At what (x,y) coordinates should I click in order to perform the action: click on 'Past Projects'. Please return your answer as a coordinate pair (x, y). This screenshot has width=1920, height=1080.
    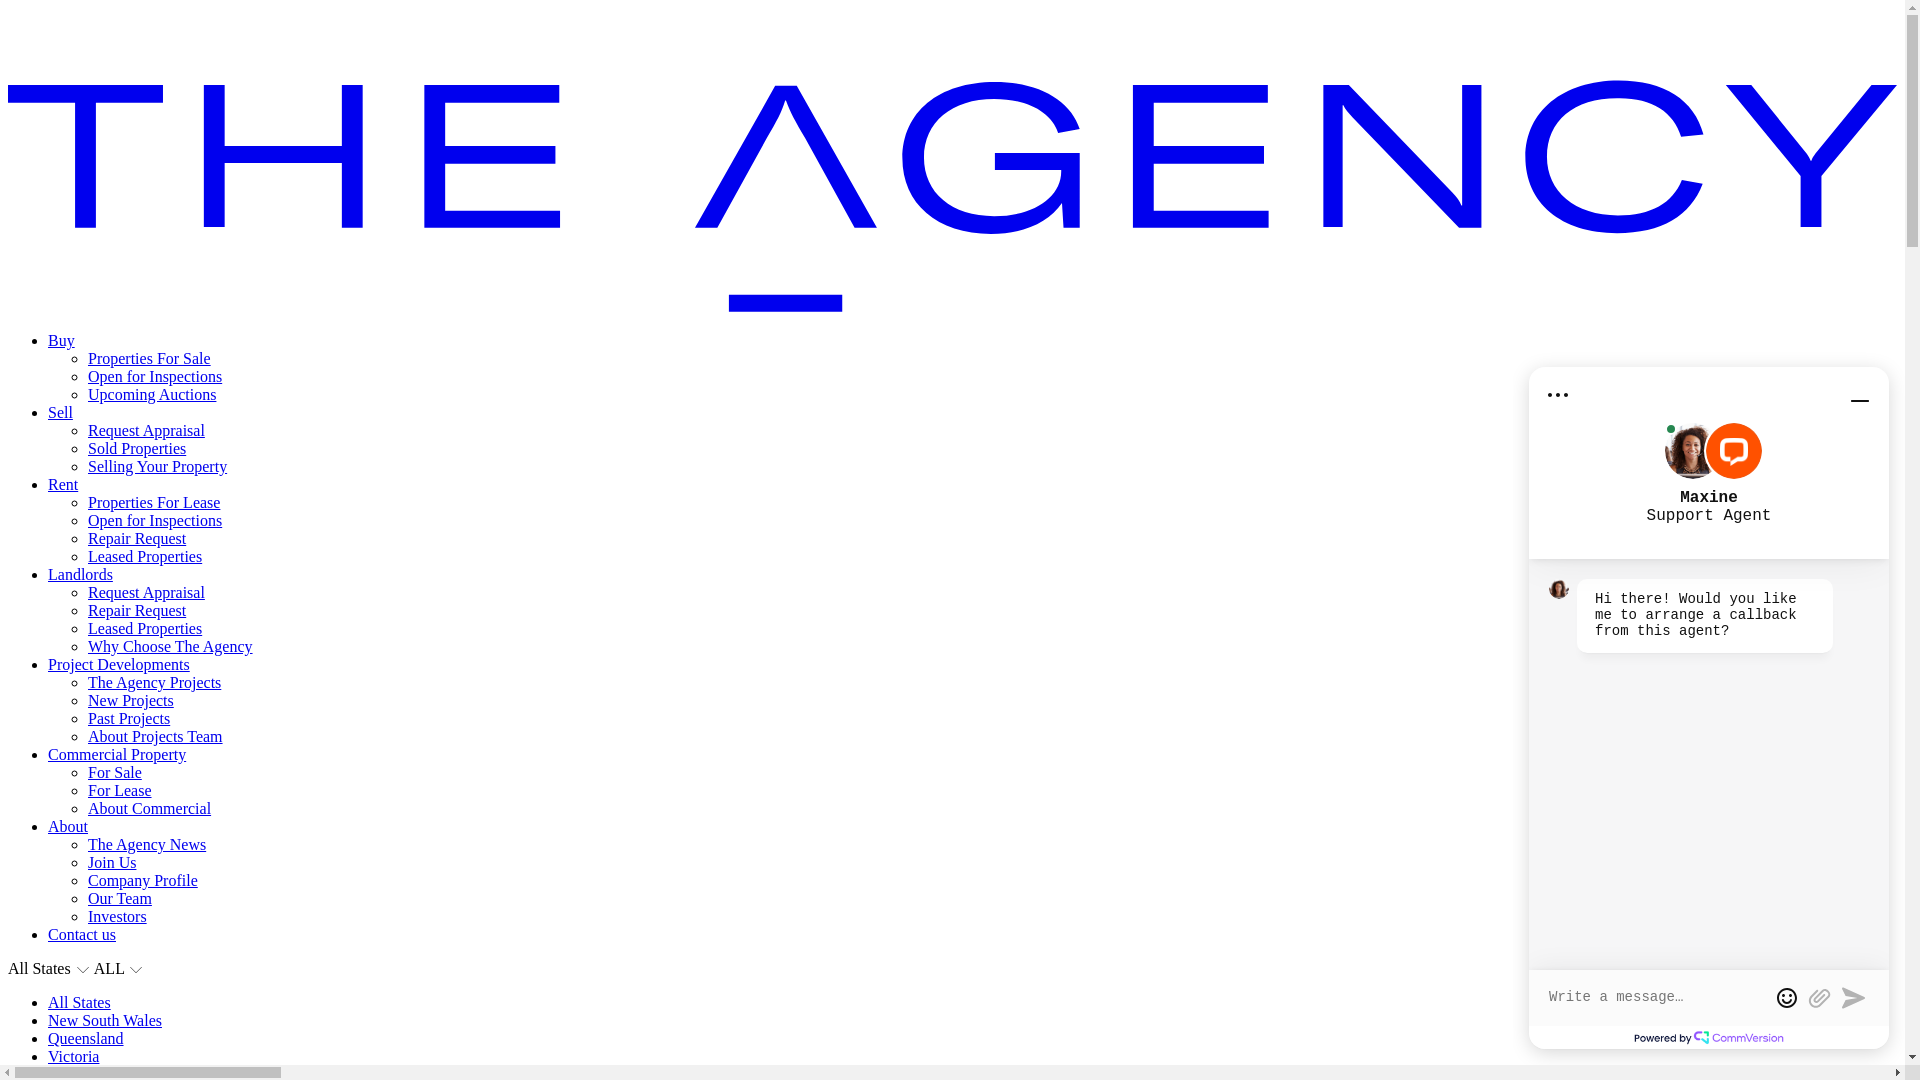
    Looking at the image, I should click on (128, 717).